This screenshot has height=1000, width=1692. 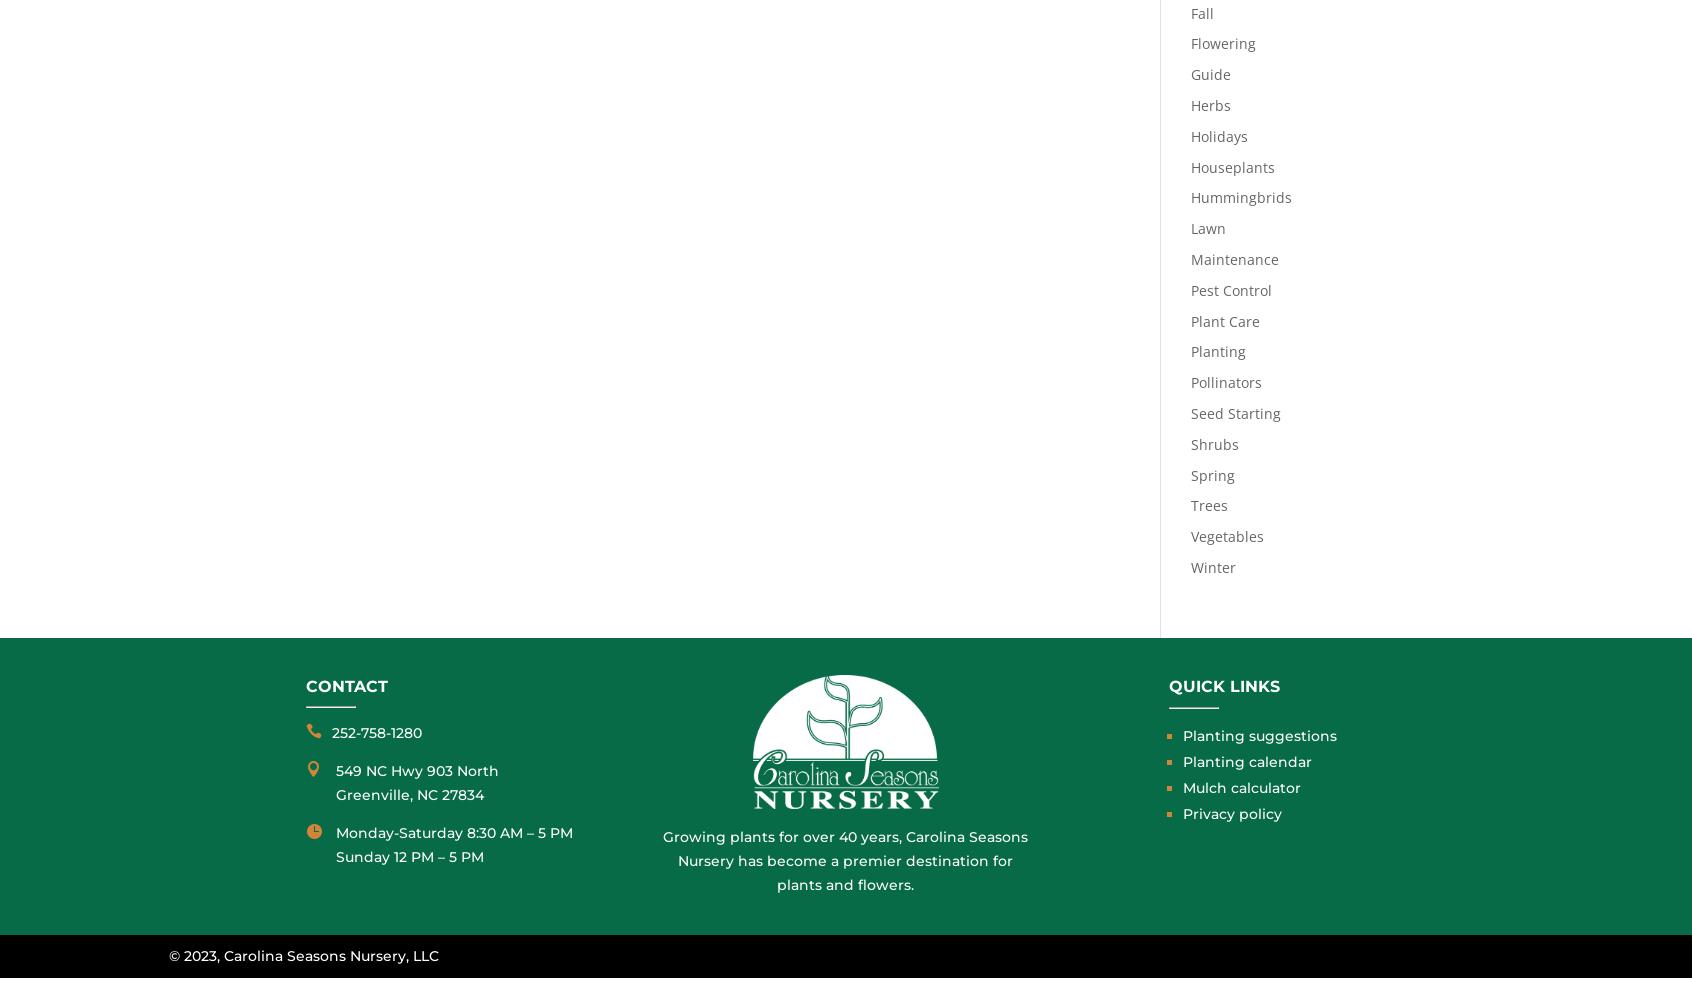 I want to click on 'Vegetables', so click(x=1226, y=536).